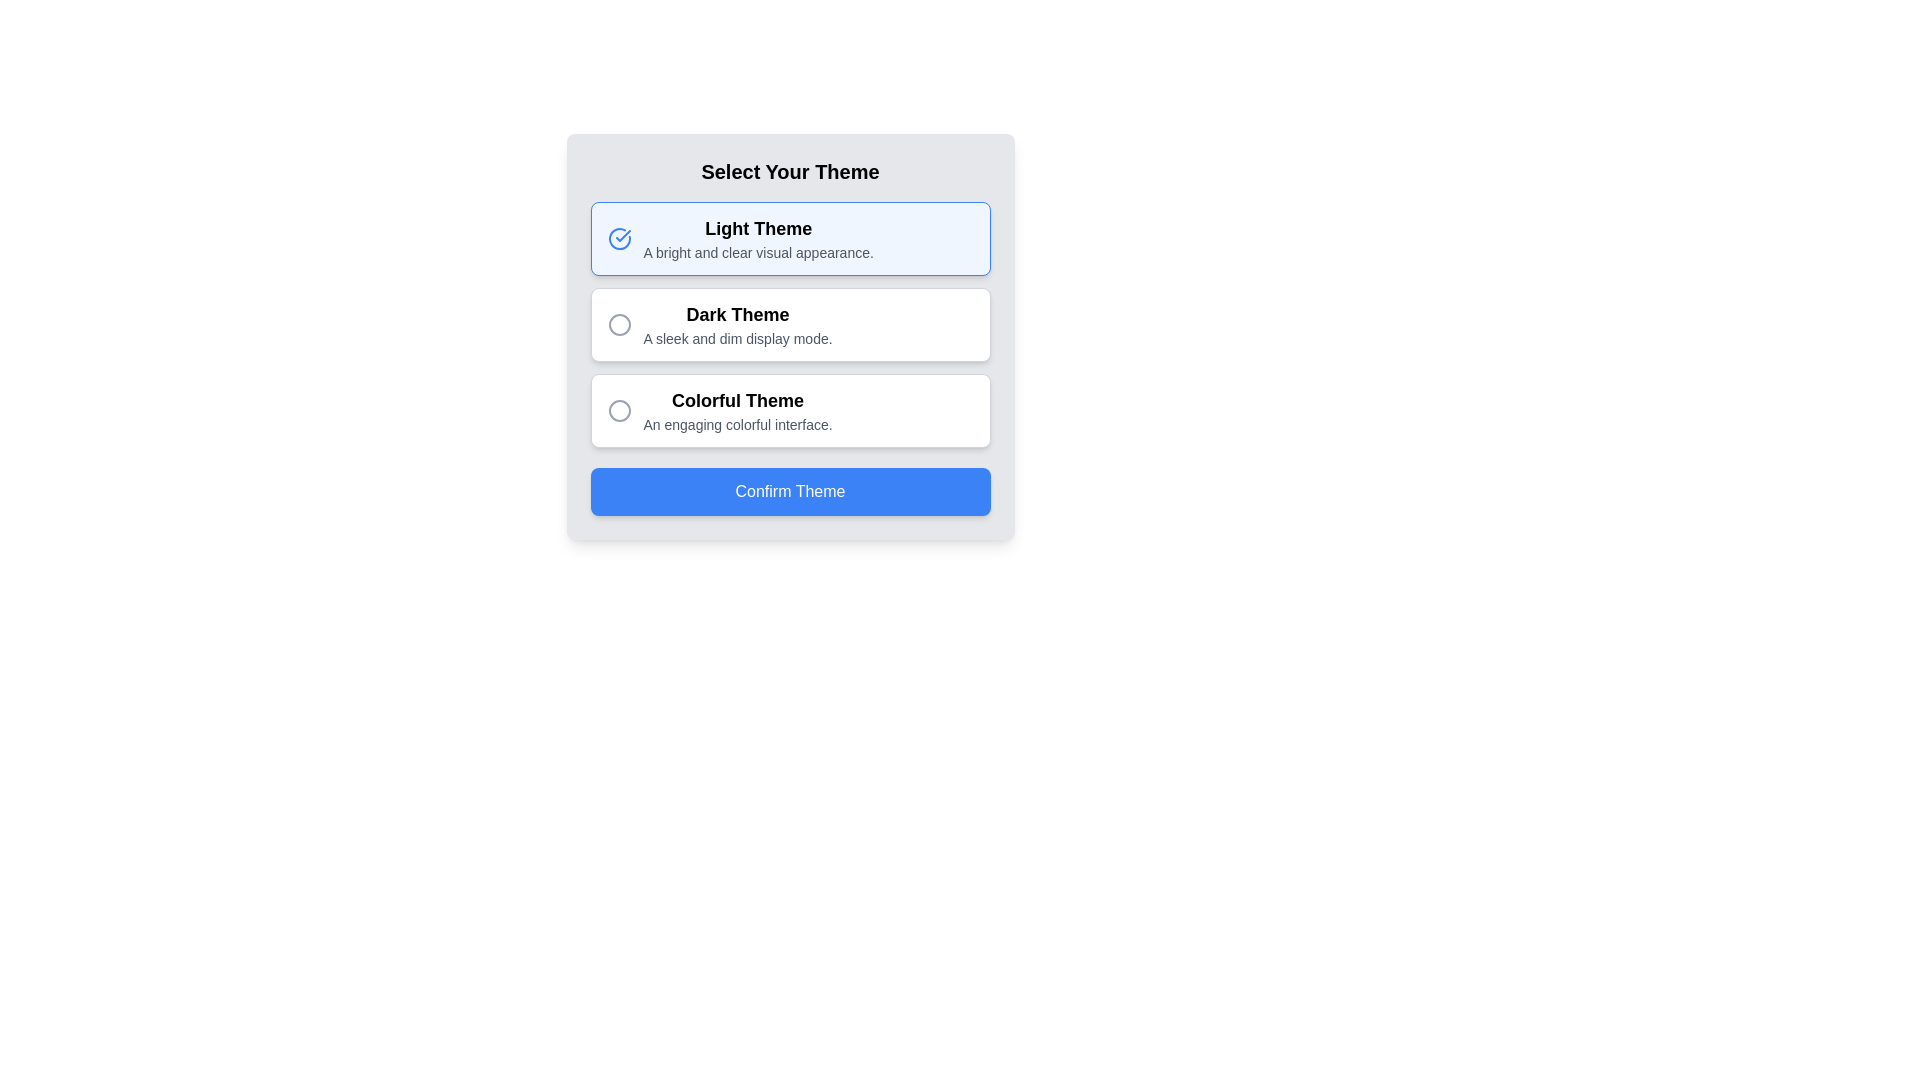 The image size is (1920, 1080). I want to click on the 'Colorful Theme' selection card, which is the third option in a vertical list of theme choices, so click(789, 410).